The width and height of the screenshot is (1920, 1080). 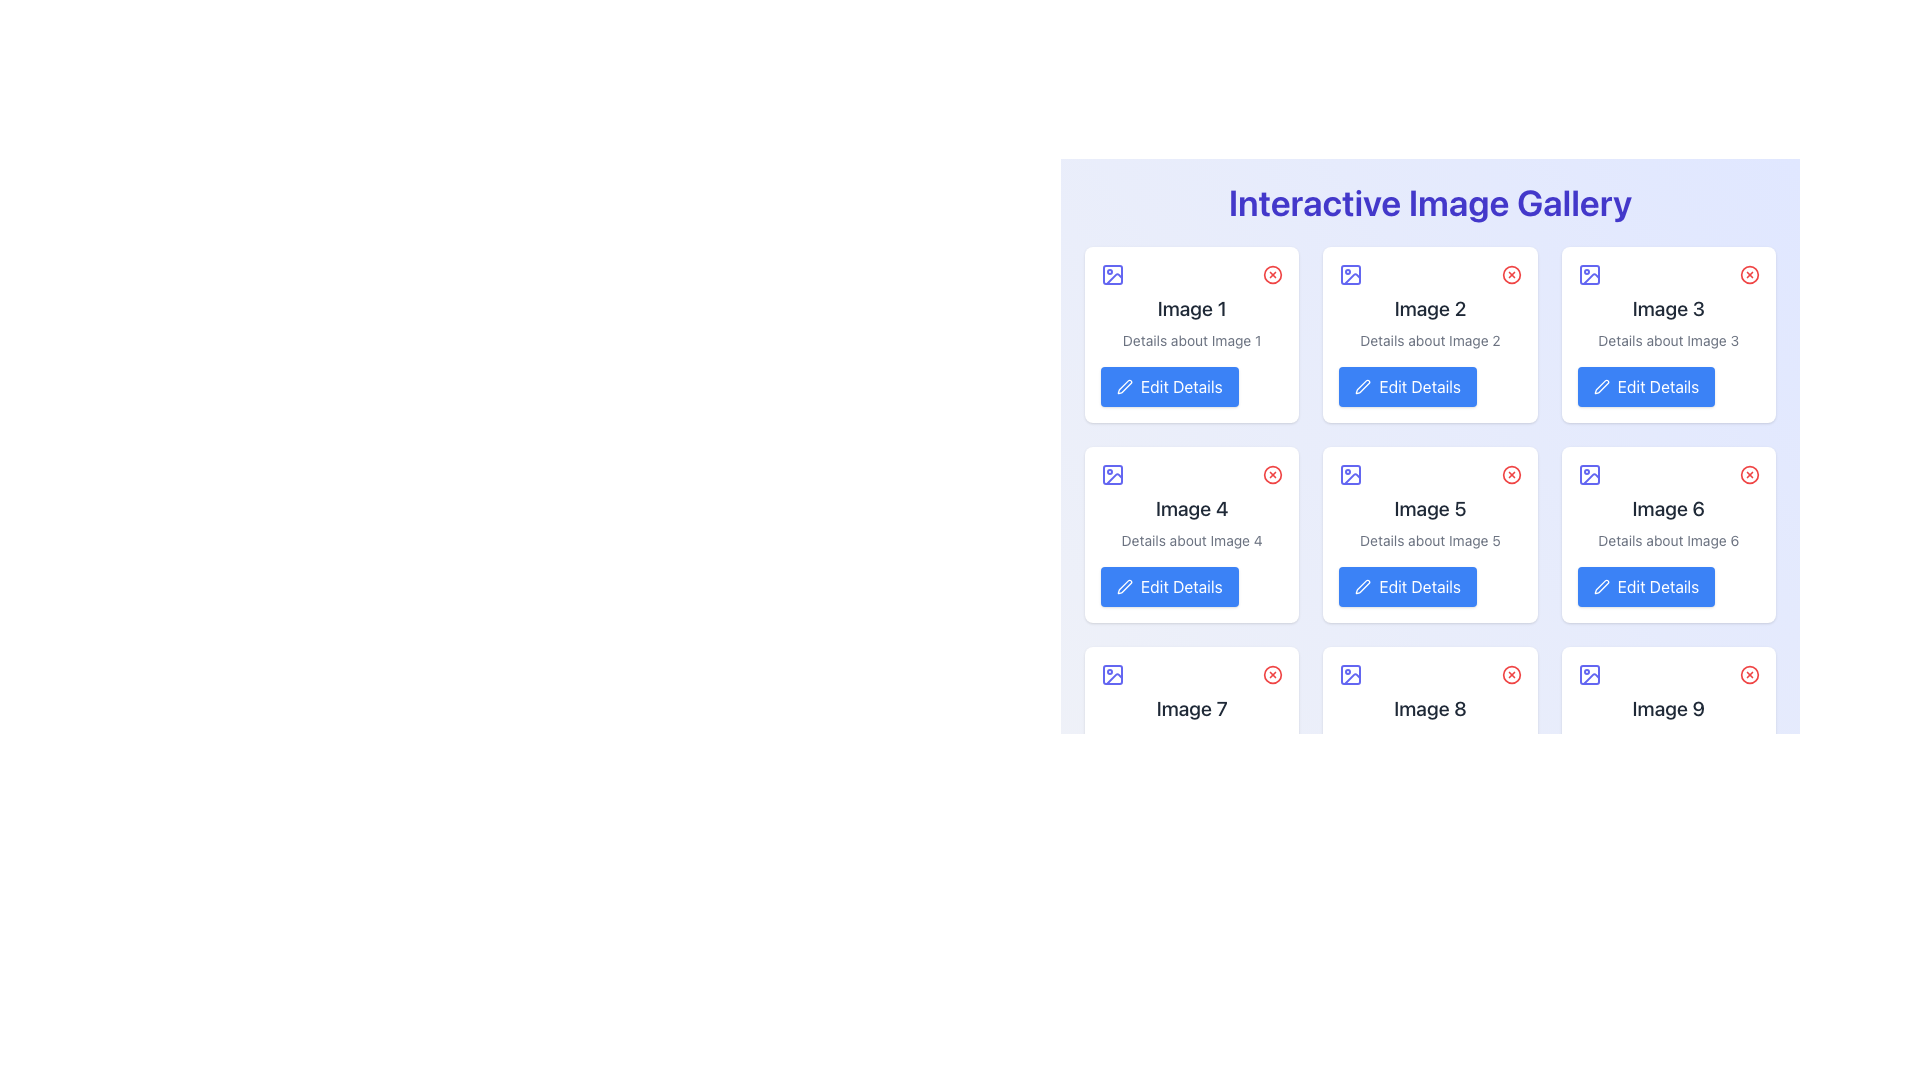 I want to click on the pen icon located within the 'Edit Details' button on the card labeled 'Image 5' in the interactive image gallery, so click(x=1362, y=585).